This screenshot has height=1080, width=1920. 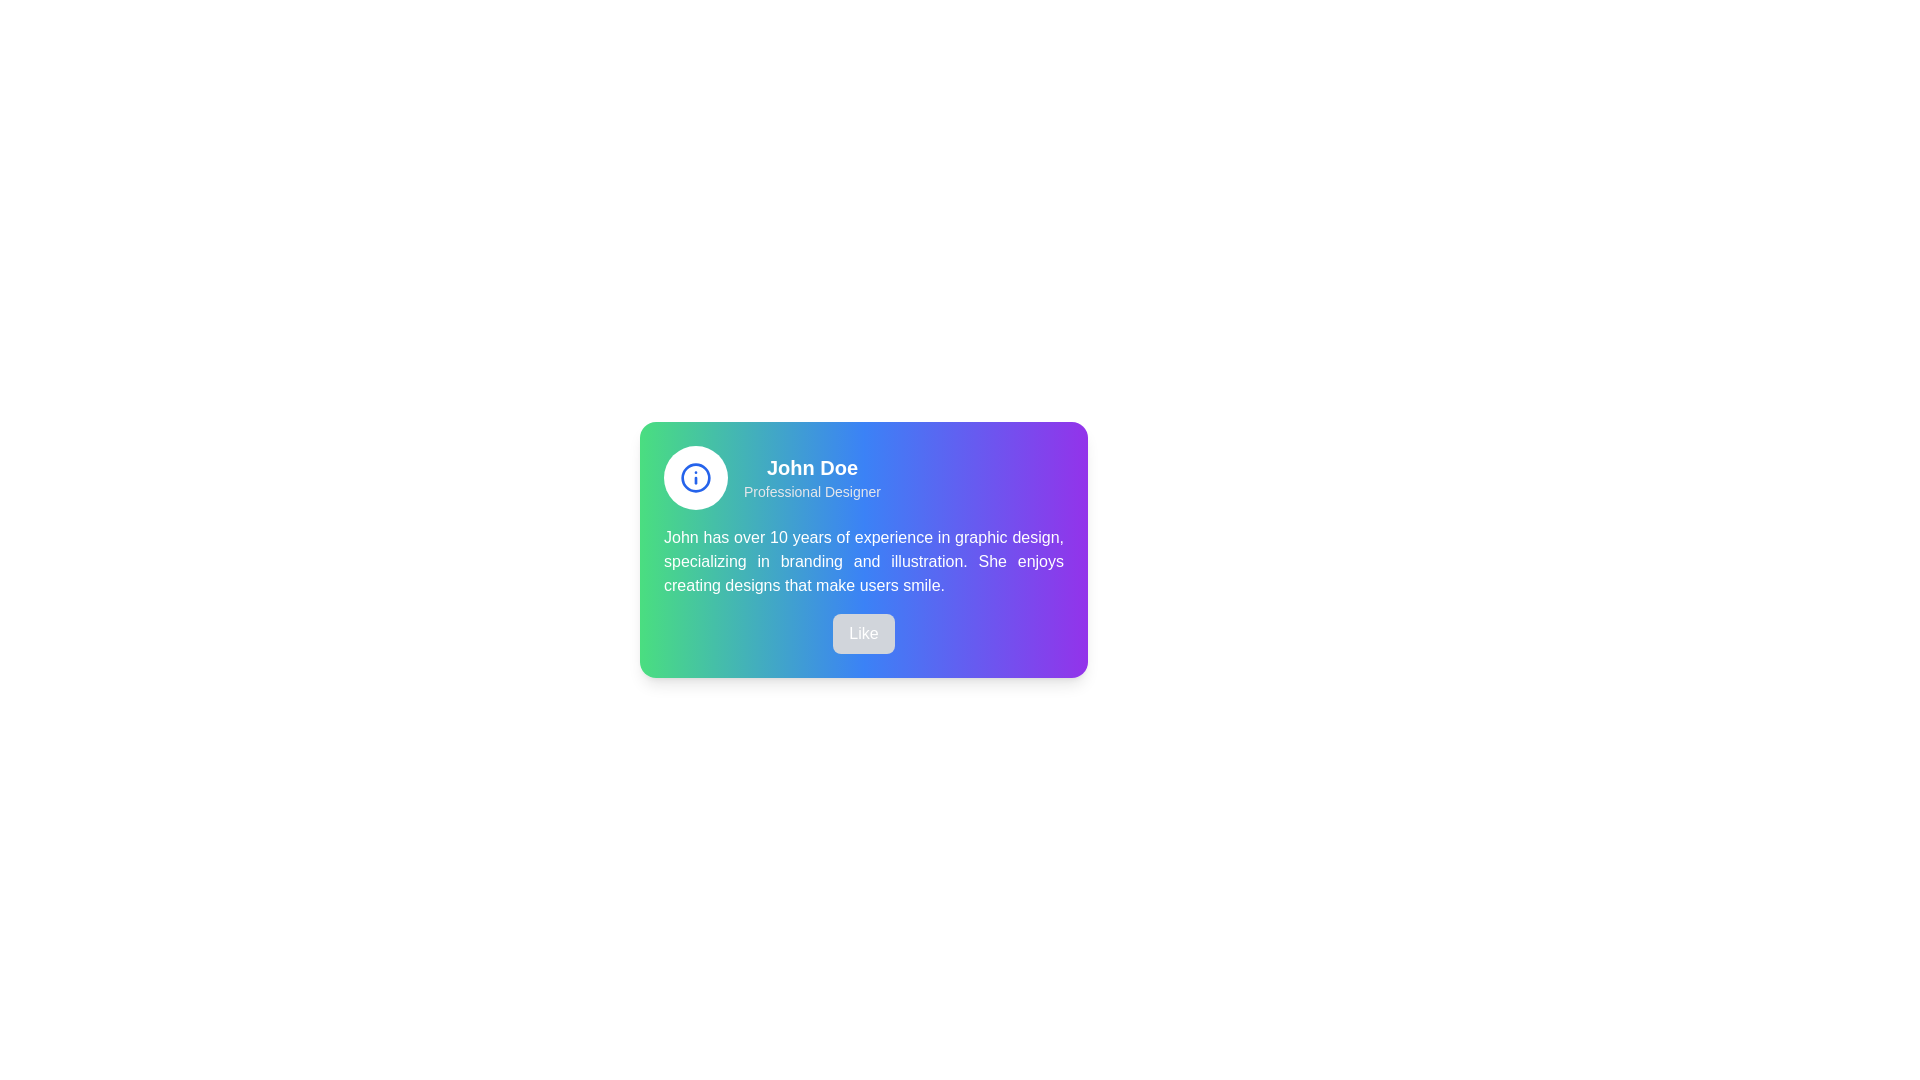 What do you see at coordinates (696, 478) in the screenshot?
I see `the decorative SVG Circle that represents the information icon at the top-left corner of the profile card` at bounding box center [696, 478].